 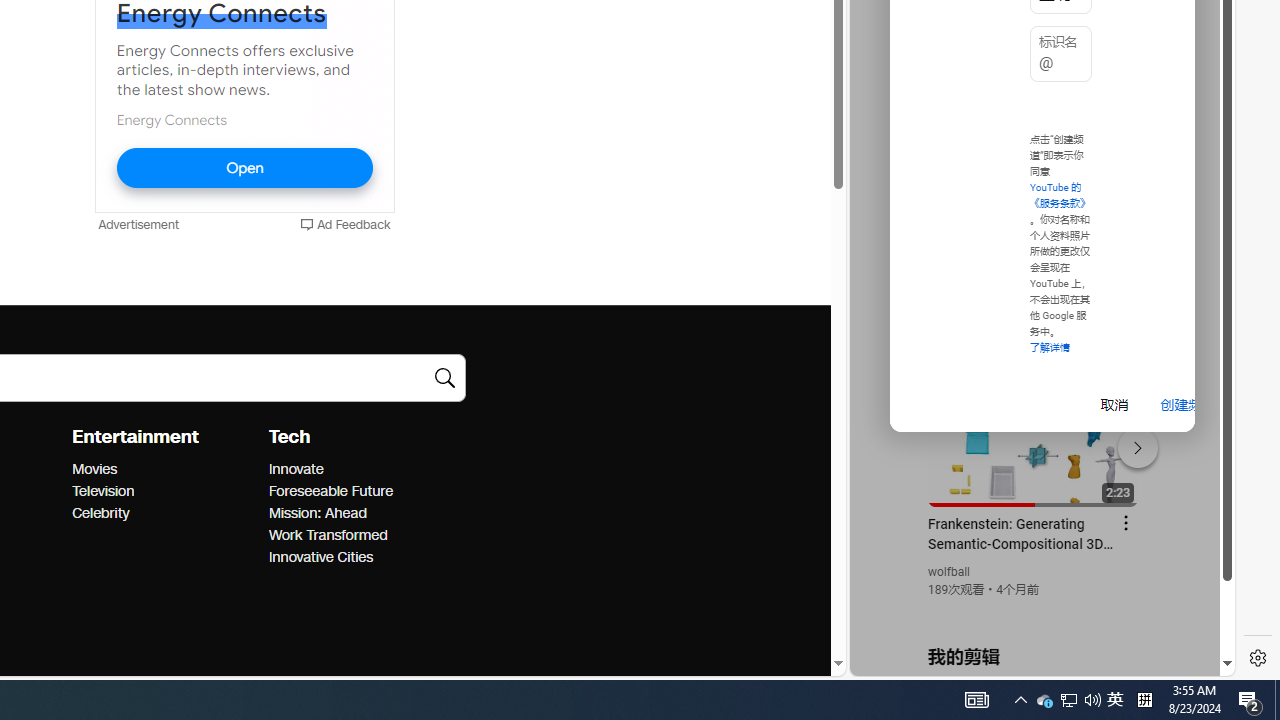 What do you see at coordinates (170, 474) in the screenshot?
I see `'EntertainmentMoviesTelevisionCelebrity'` at bounding box center [170, 474].